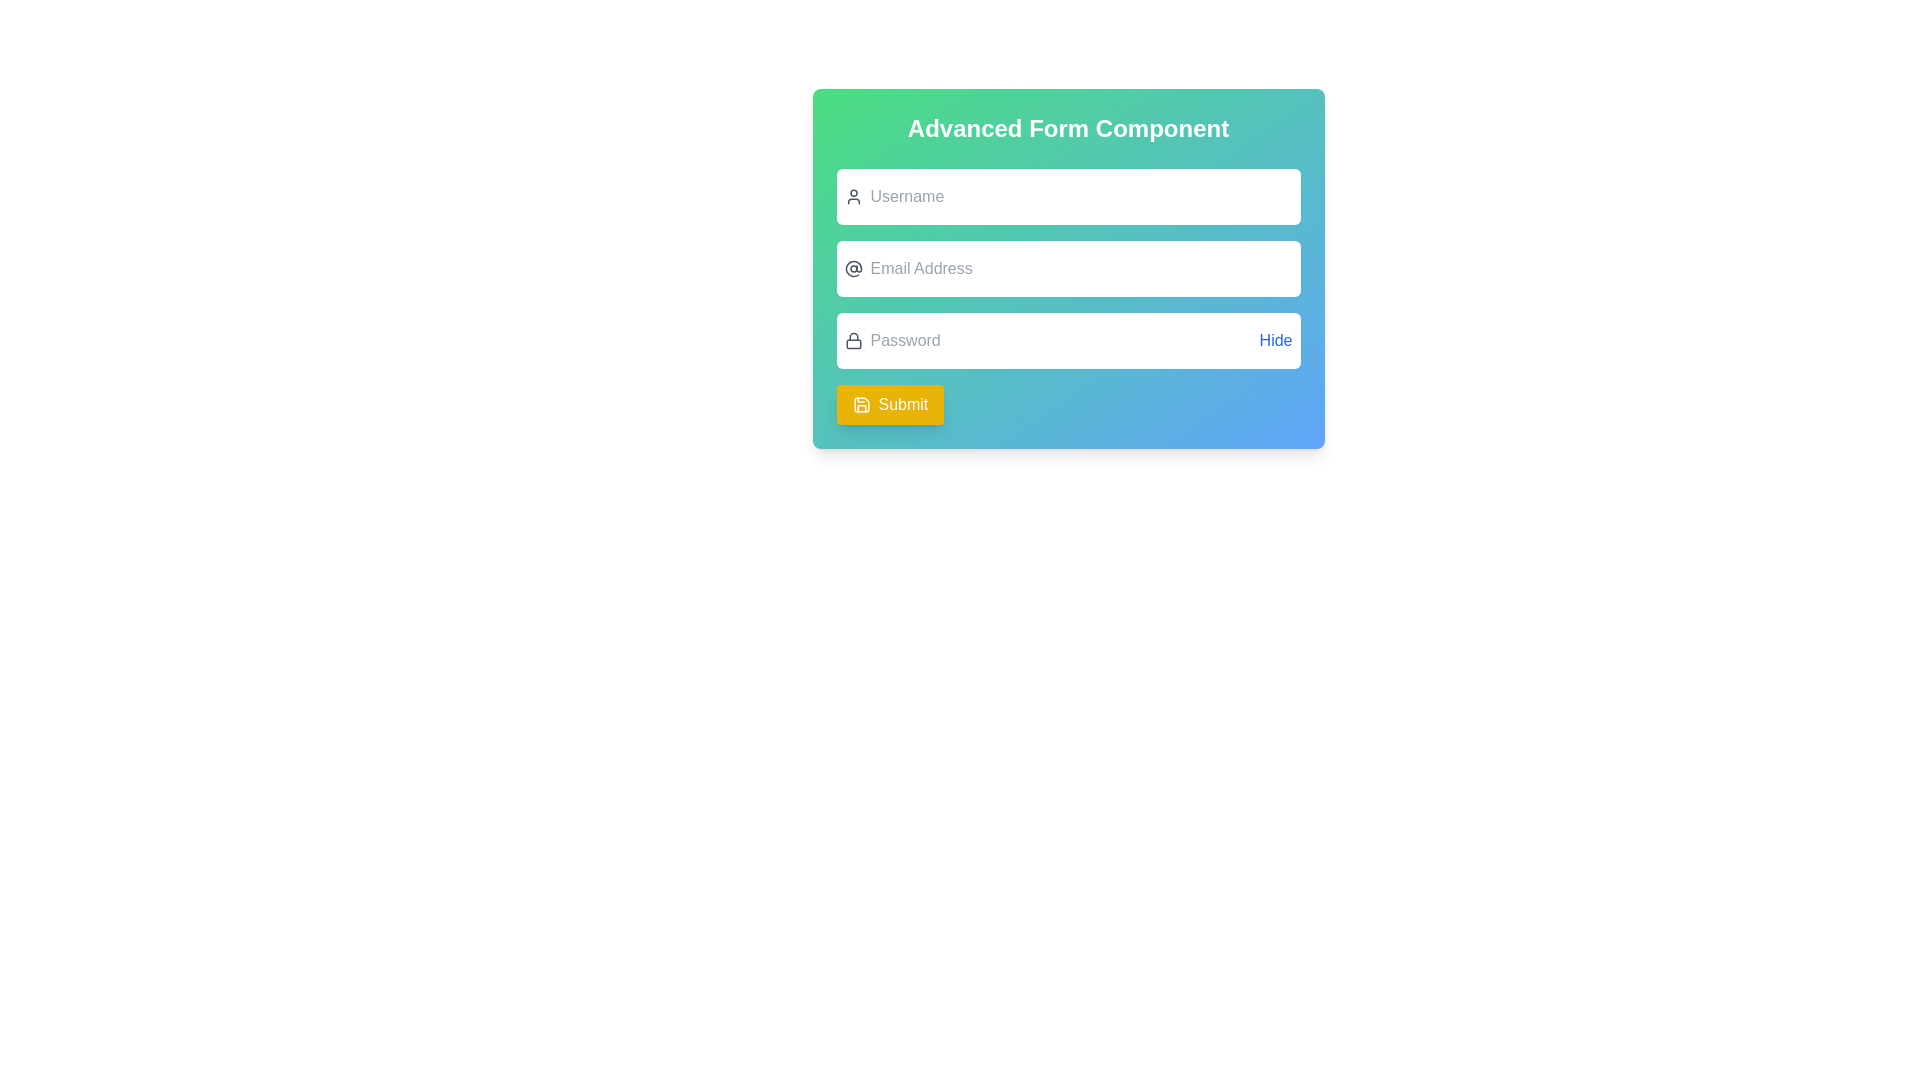  What do you see at coordinates (1067, 297) in the screenshot?
I see `the text input field for email address, which is positioned below the 'Advanced Form Component' title and above the 'Password' section` at bounding box center [1067, 297].